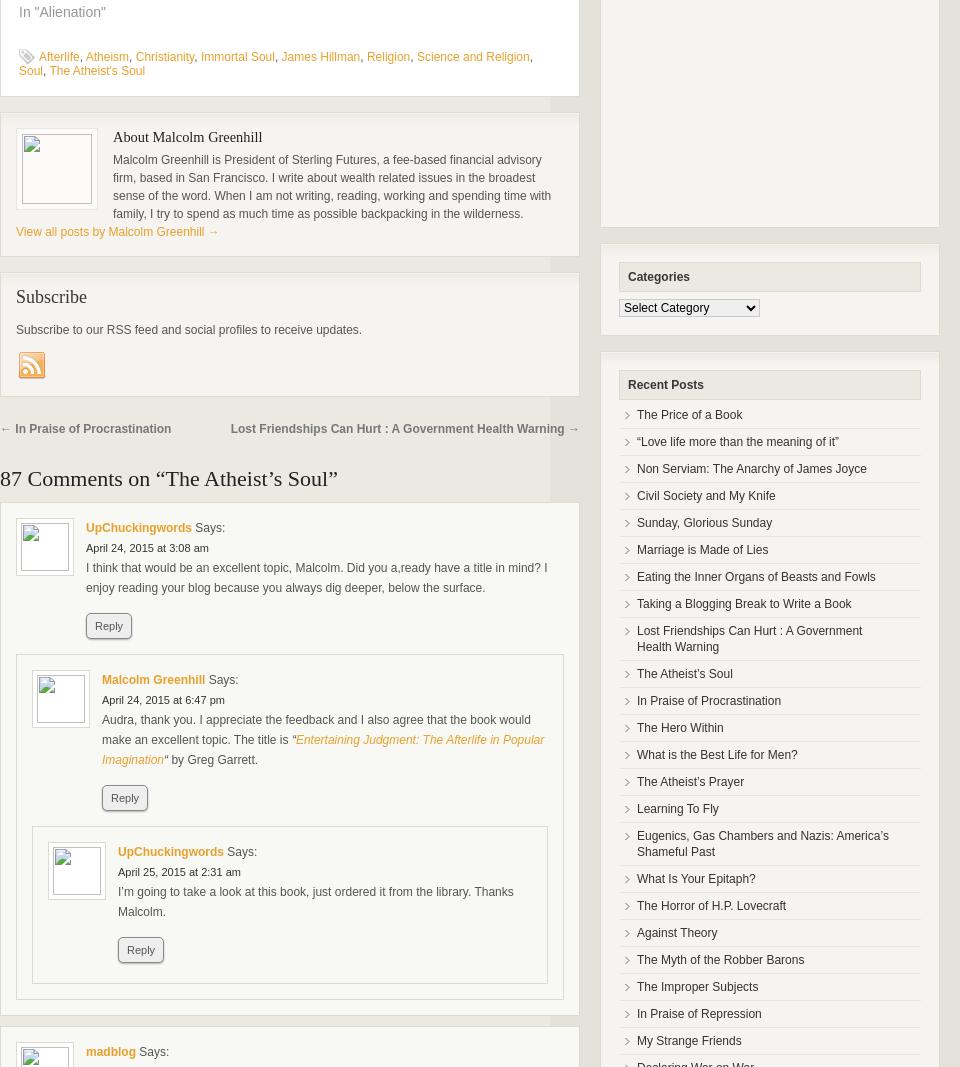  Describe the element at coordinates (665, 383) in the screenshot. I see `'Recent Posts'` at that location.